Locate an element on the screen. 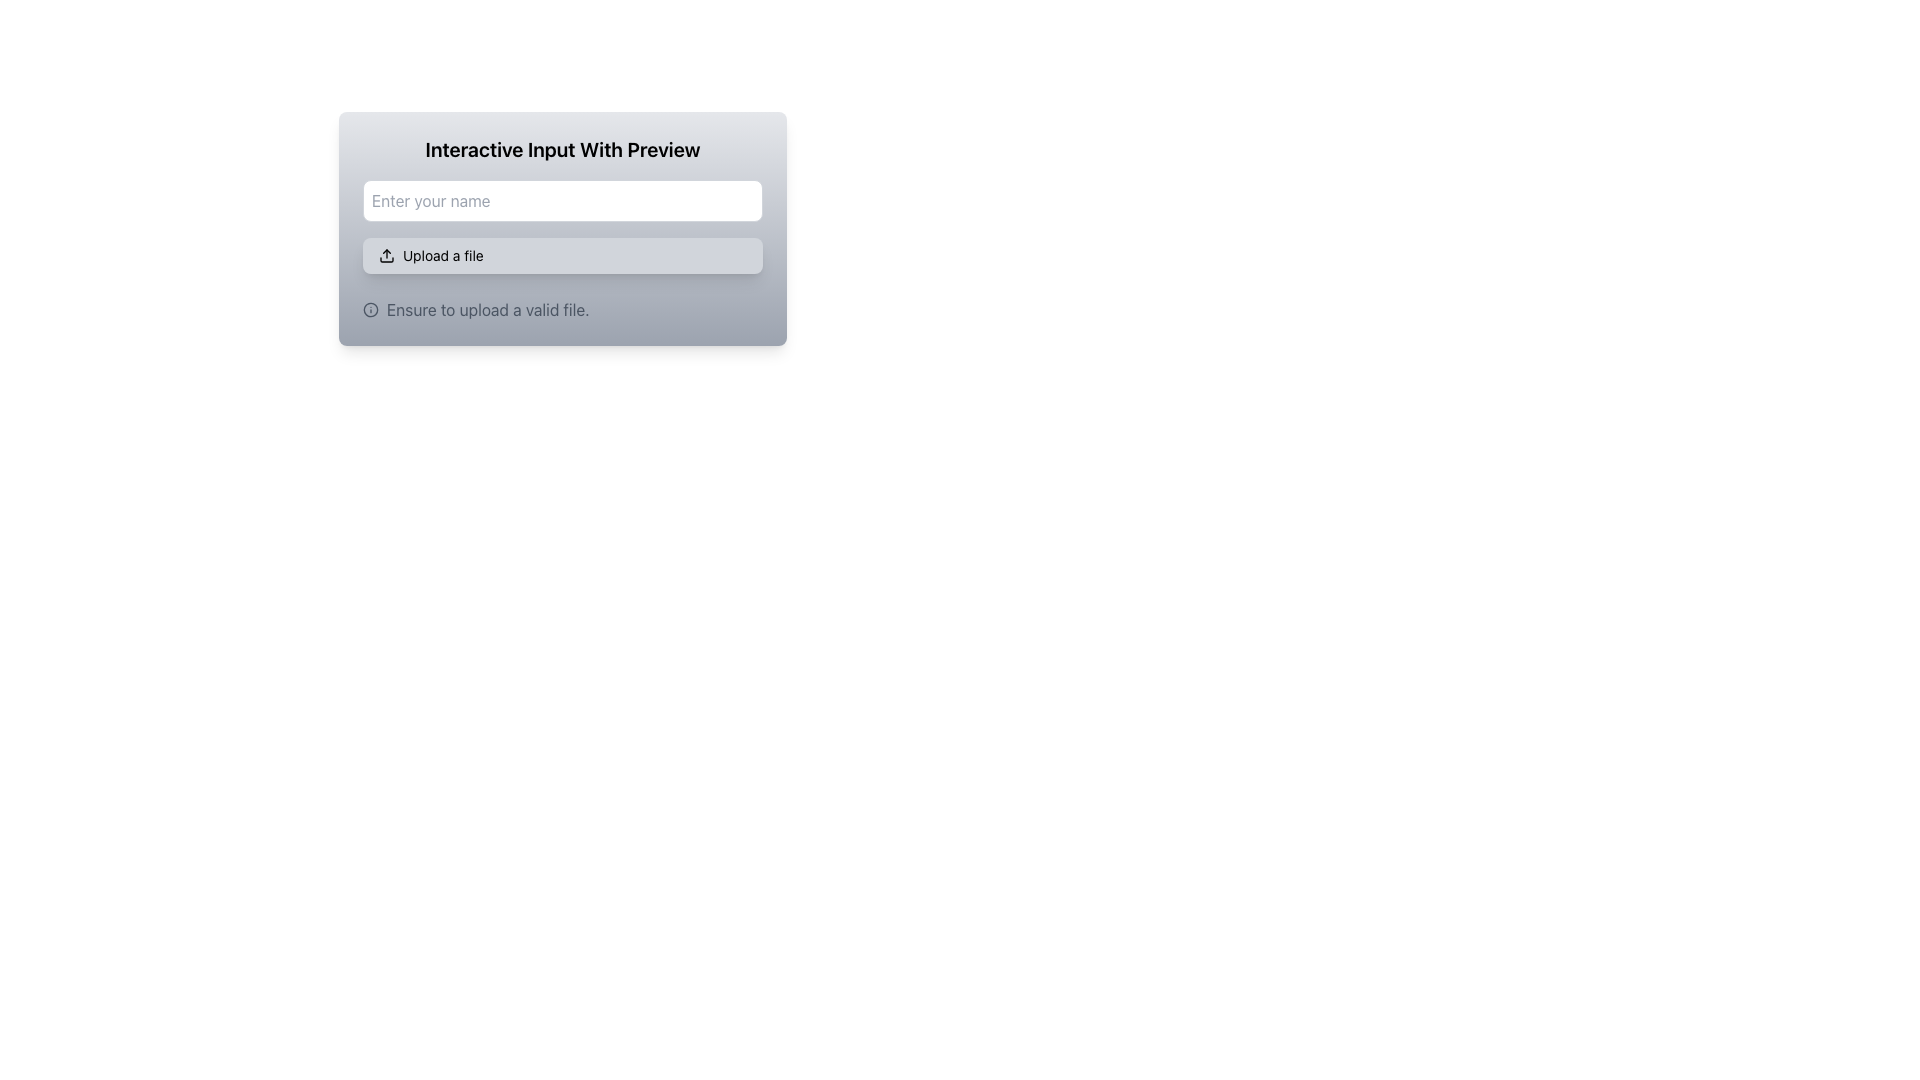  text label that says 'Upload a file', which is styled in a thin sans-serif font and is positioned to the right of the upload icon within a button-like structure is located at coordinates (442, 254).